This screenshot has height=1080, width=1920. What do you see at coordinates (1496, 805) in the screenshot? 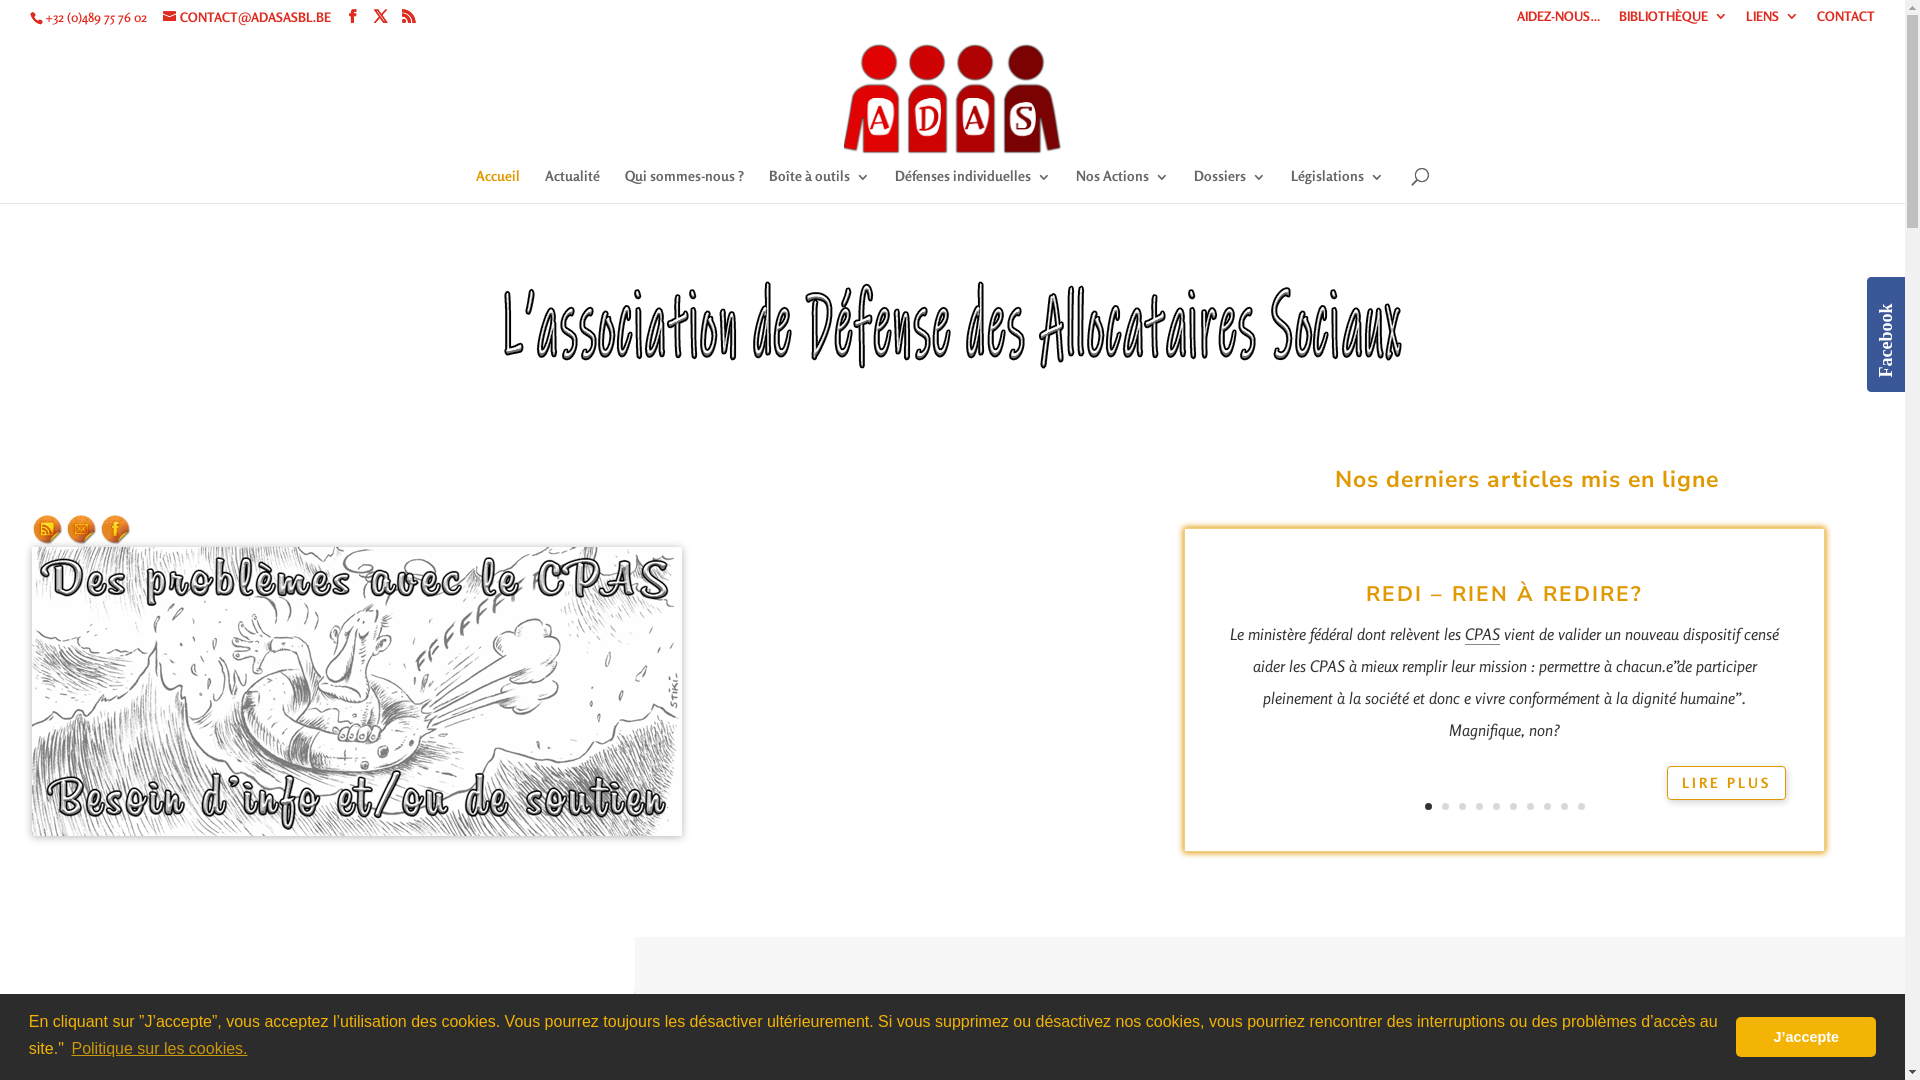
I see `'5'` at bounding box center [1496, 805].